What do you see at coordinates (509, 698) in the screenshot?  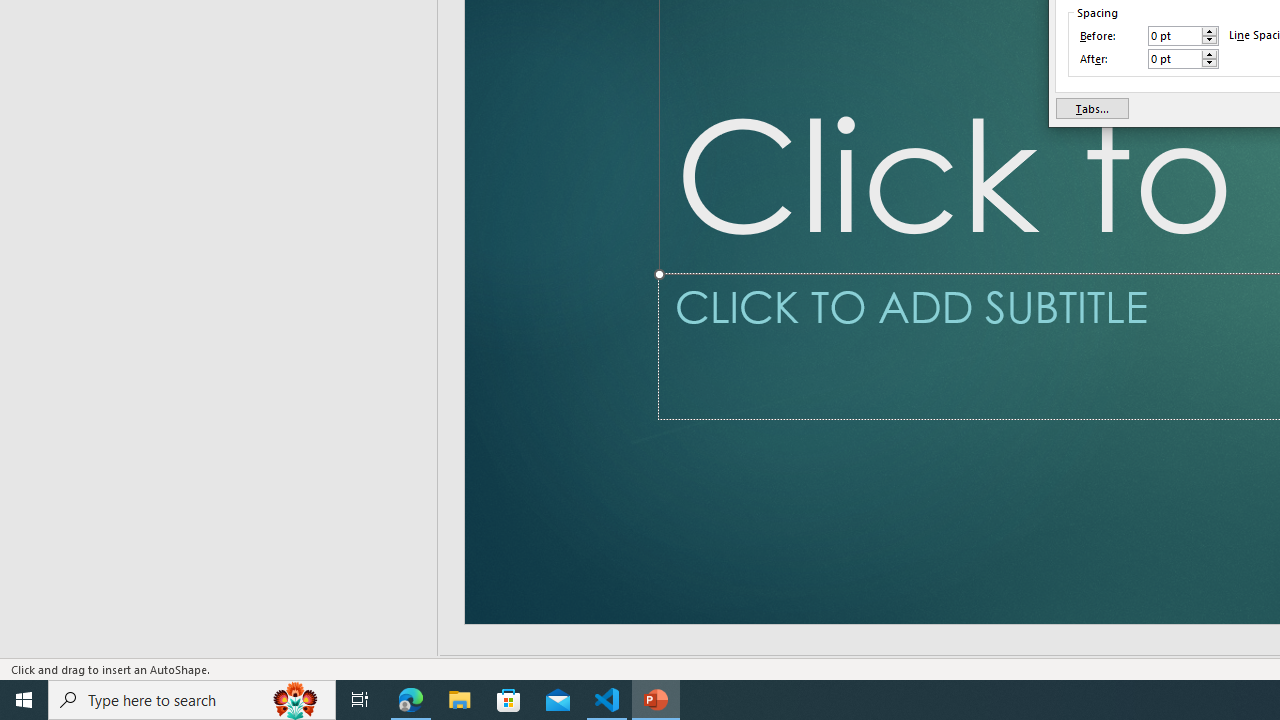 I see `'Microsoft Store'` at bounding box center [509, 698].